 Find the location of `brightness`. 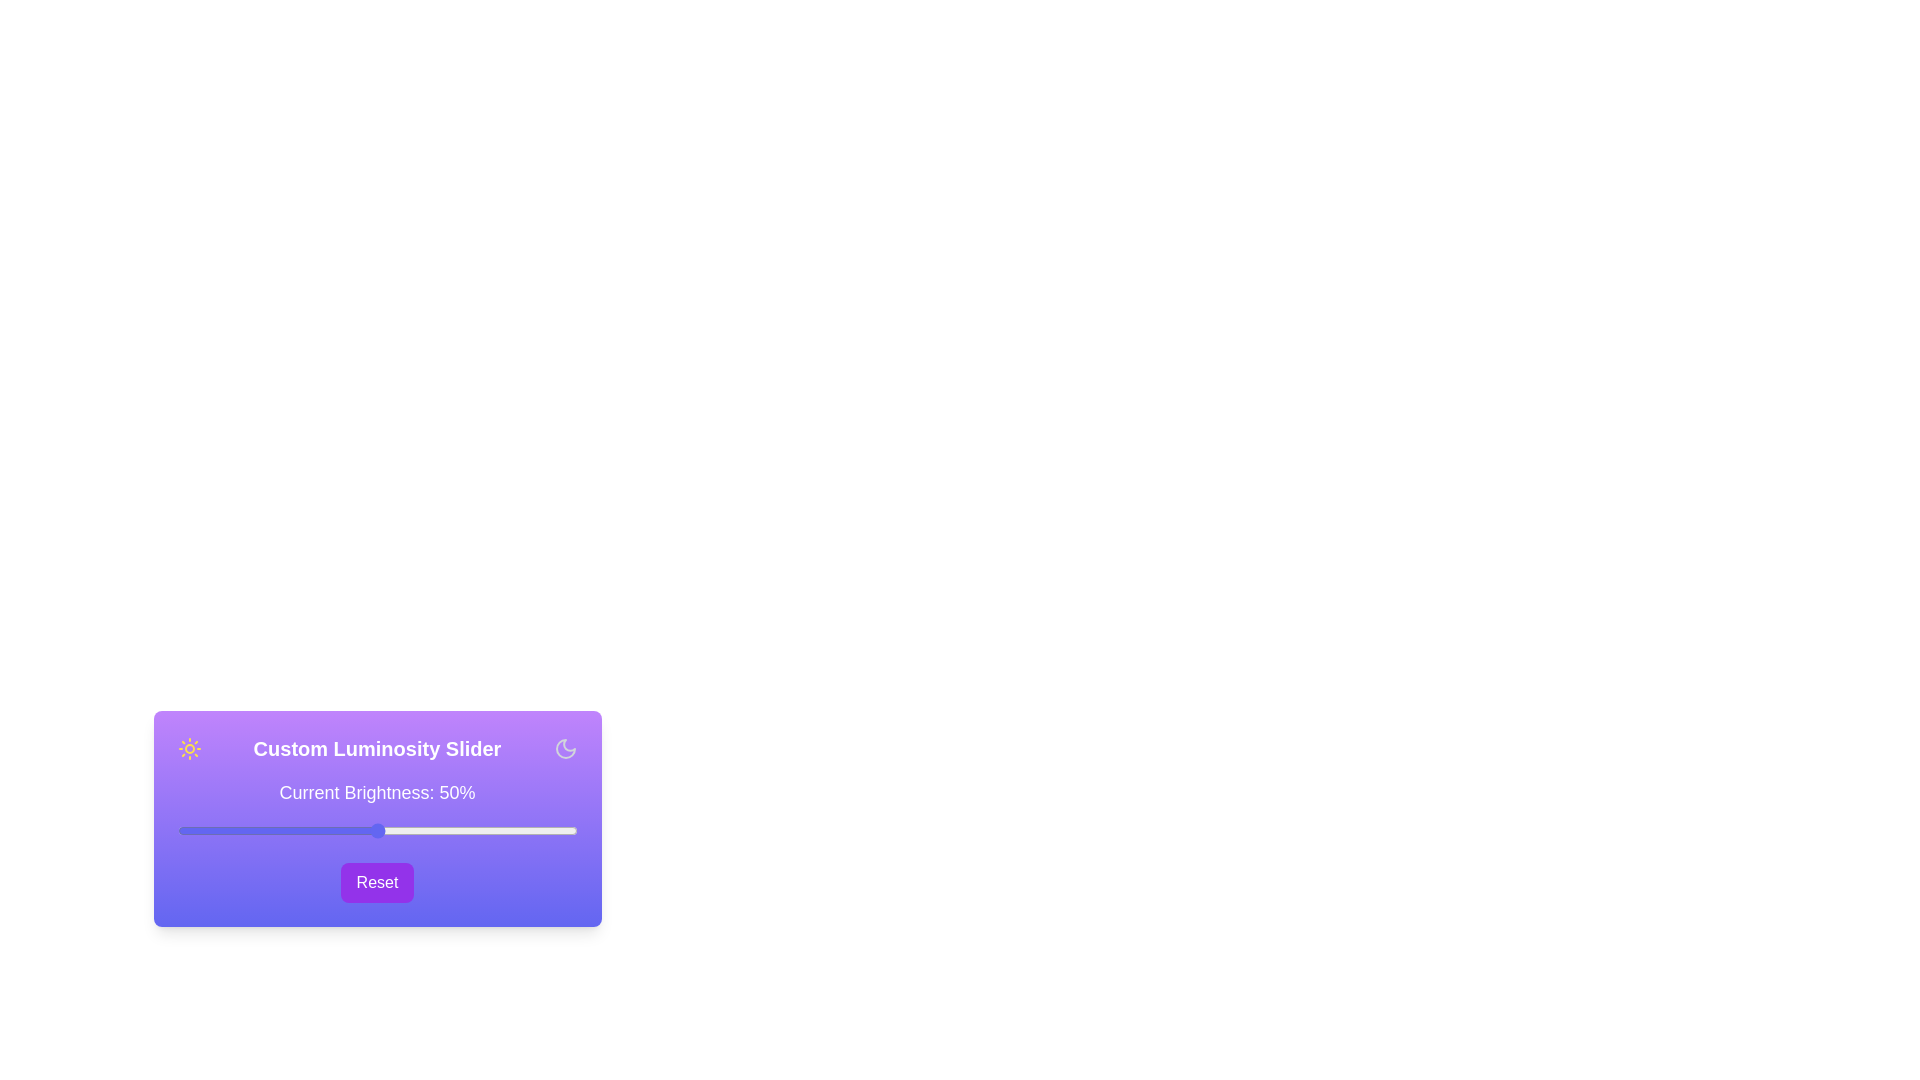

brightness is located at coordinates (460, 830).